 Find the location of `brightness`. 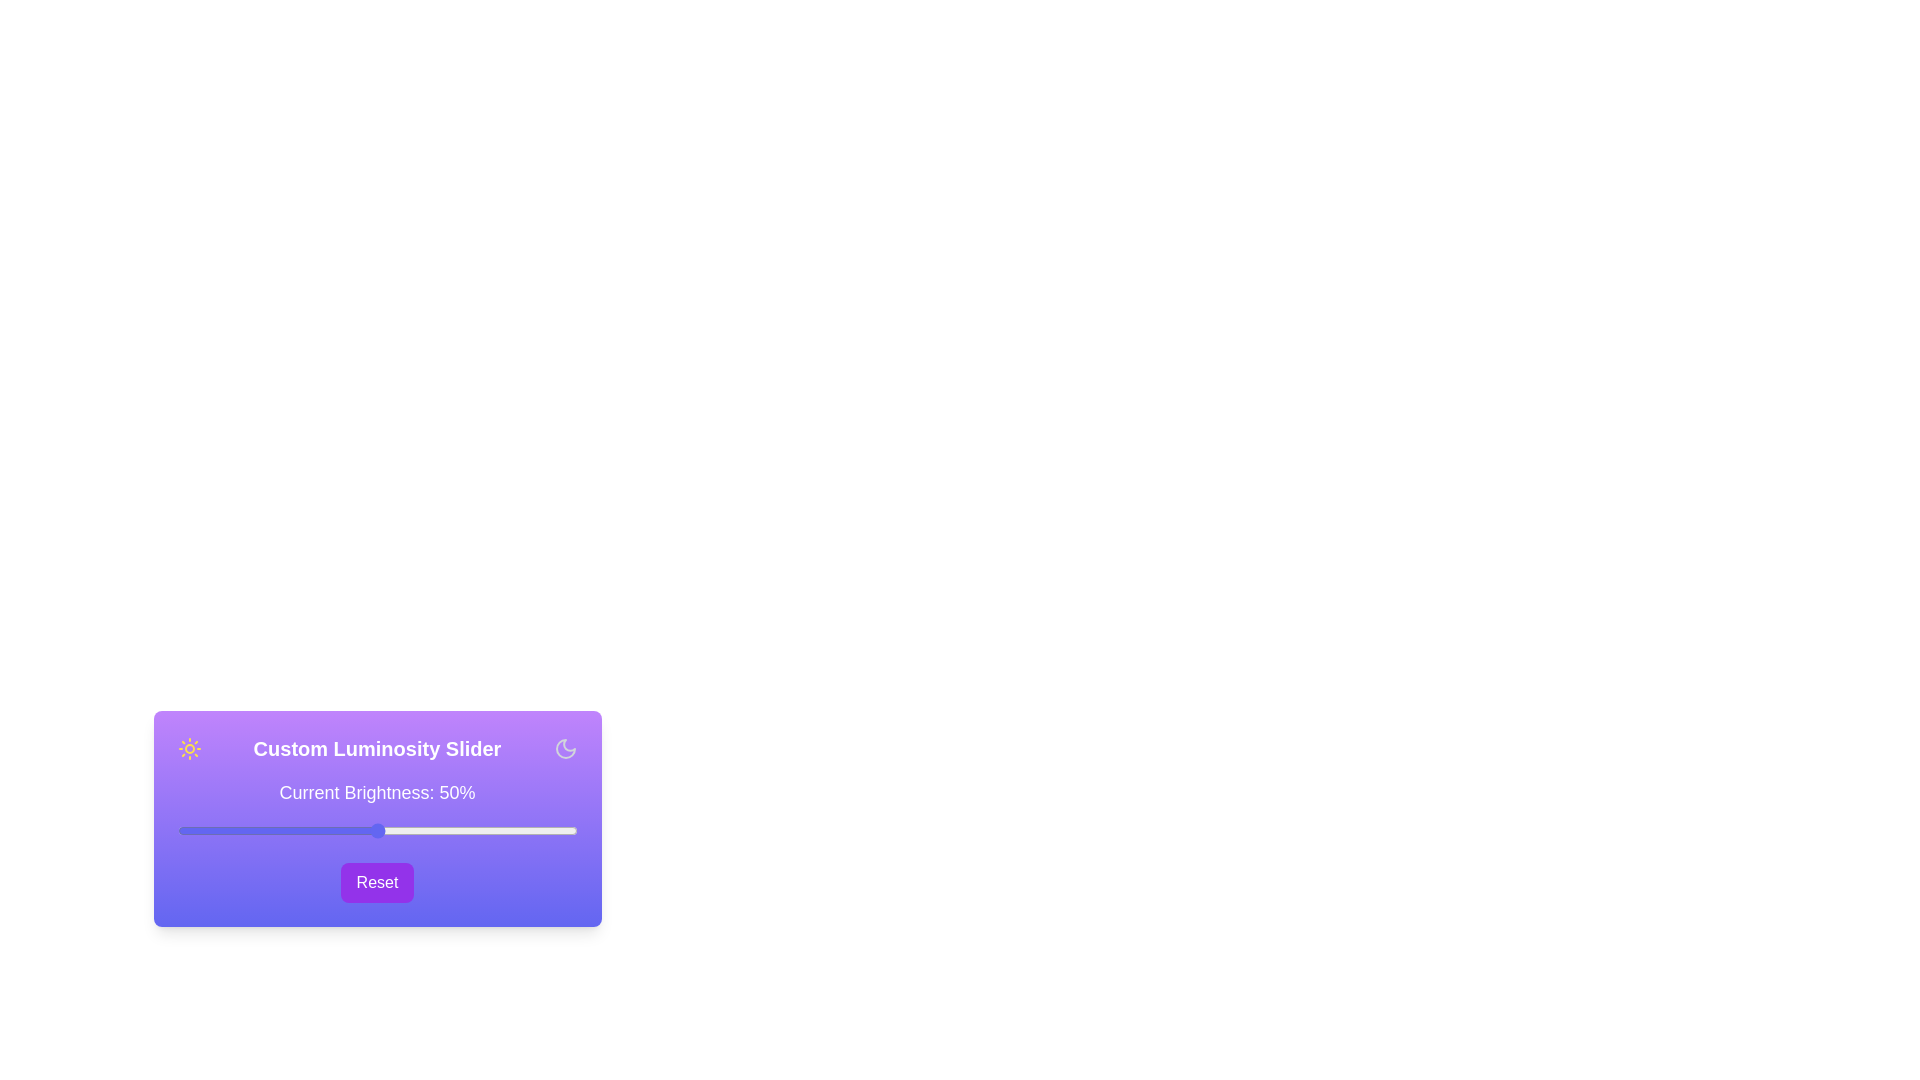

brightness is located at coordinates (460, 830).